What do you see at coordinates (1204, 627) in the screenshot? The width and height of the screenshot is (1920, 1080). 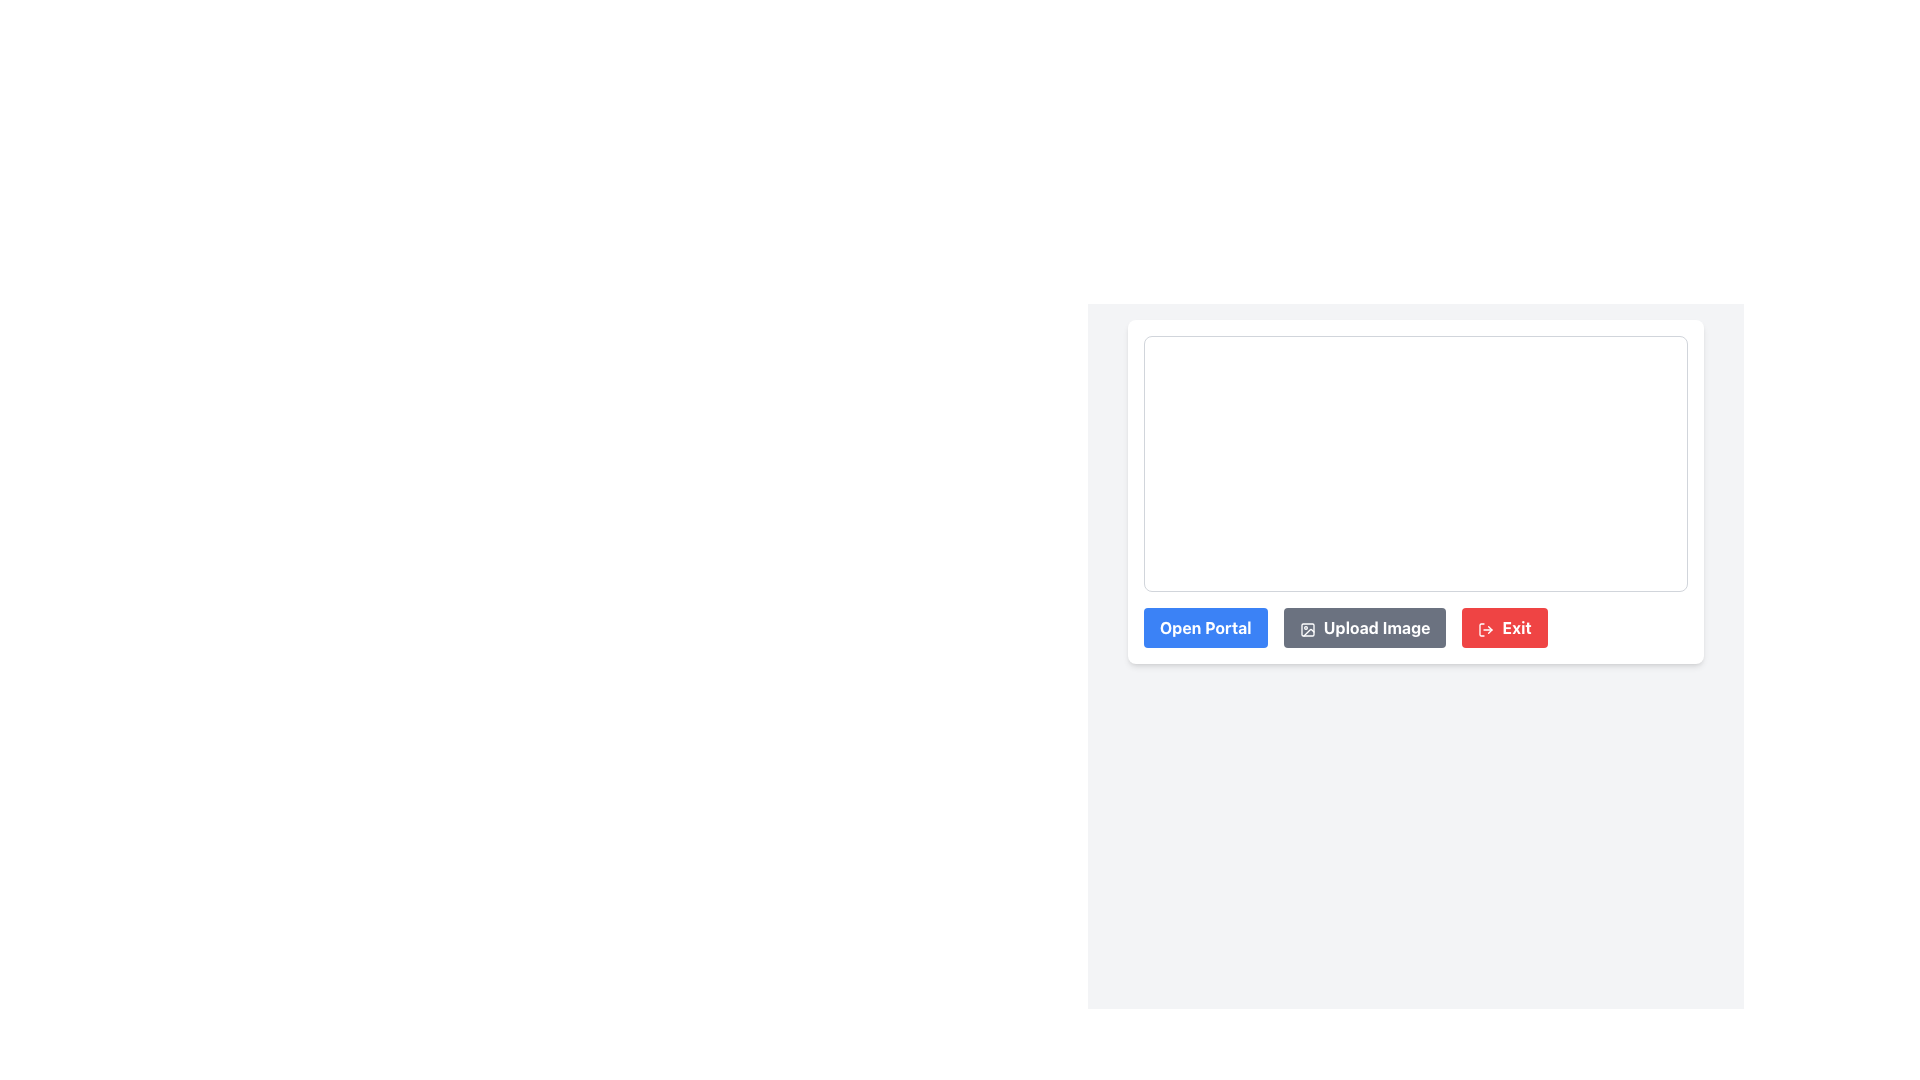 I see `the 'Open Portal' button, which is a rounded rectangle shape with a blue background and bold white text` at bounding box center [1204, 627].